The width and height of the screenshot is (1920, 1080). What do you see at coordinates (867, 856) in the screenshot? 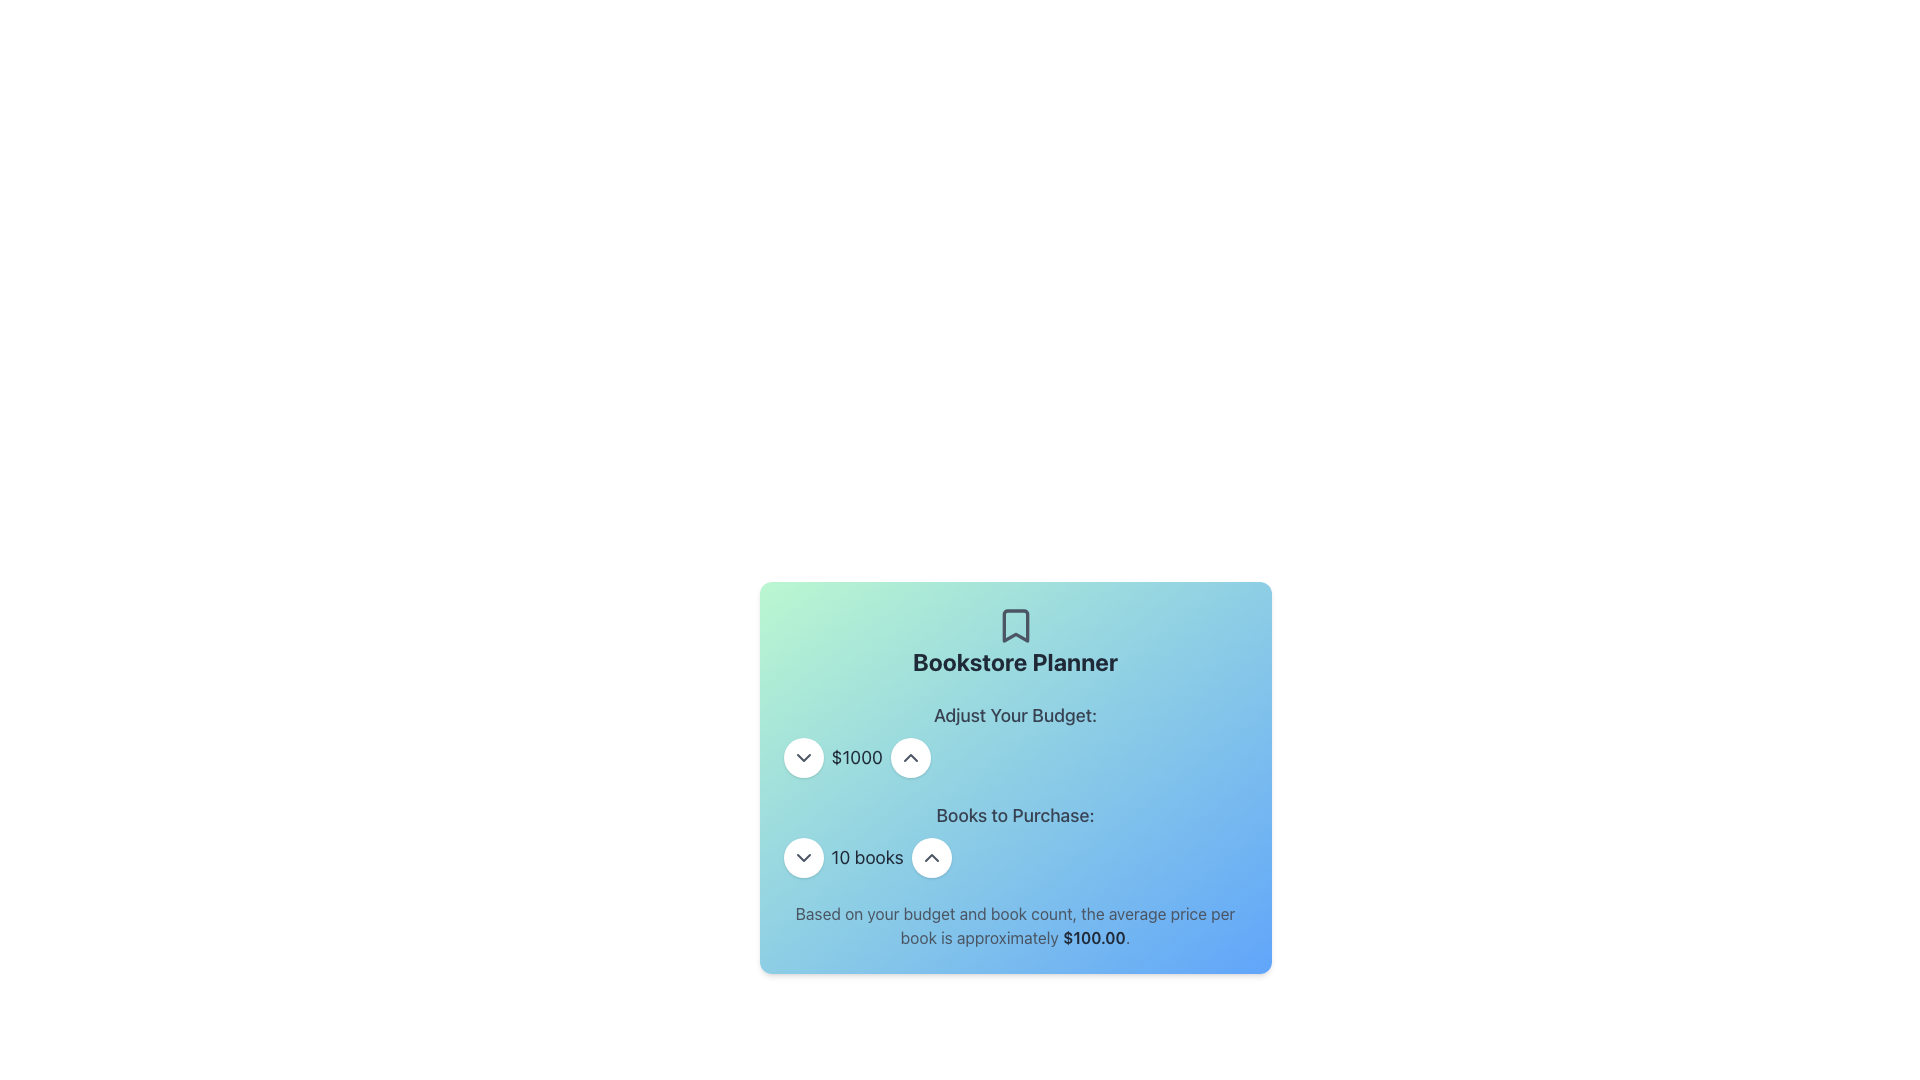
I see `the text label displaying '10 books', which is centrally located between an upward and downward arrow, styled in dark gray on a light gradient background` at bounding box center [867, 856].